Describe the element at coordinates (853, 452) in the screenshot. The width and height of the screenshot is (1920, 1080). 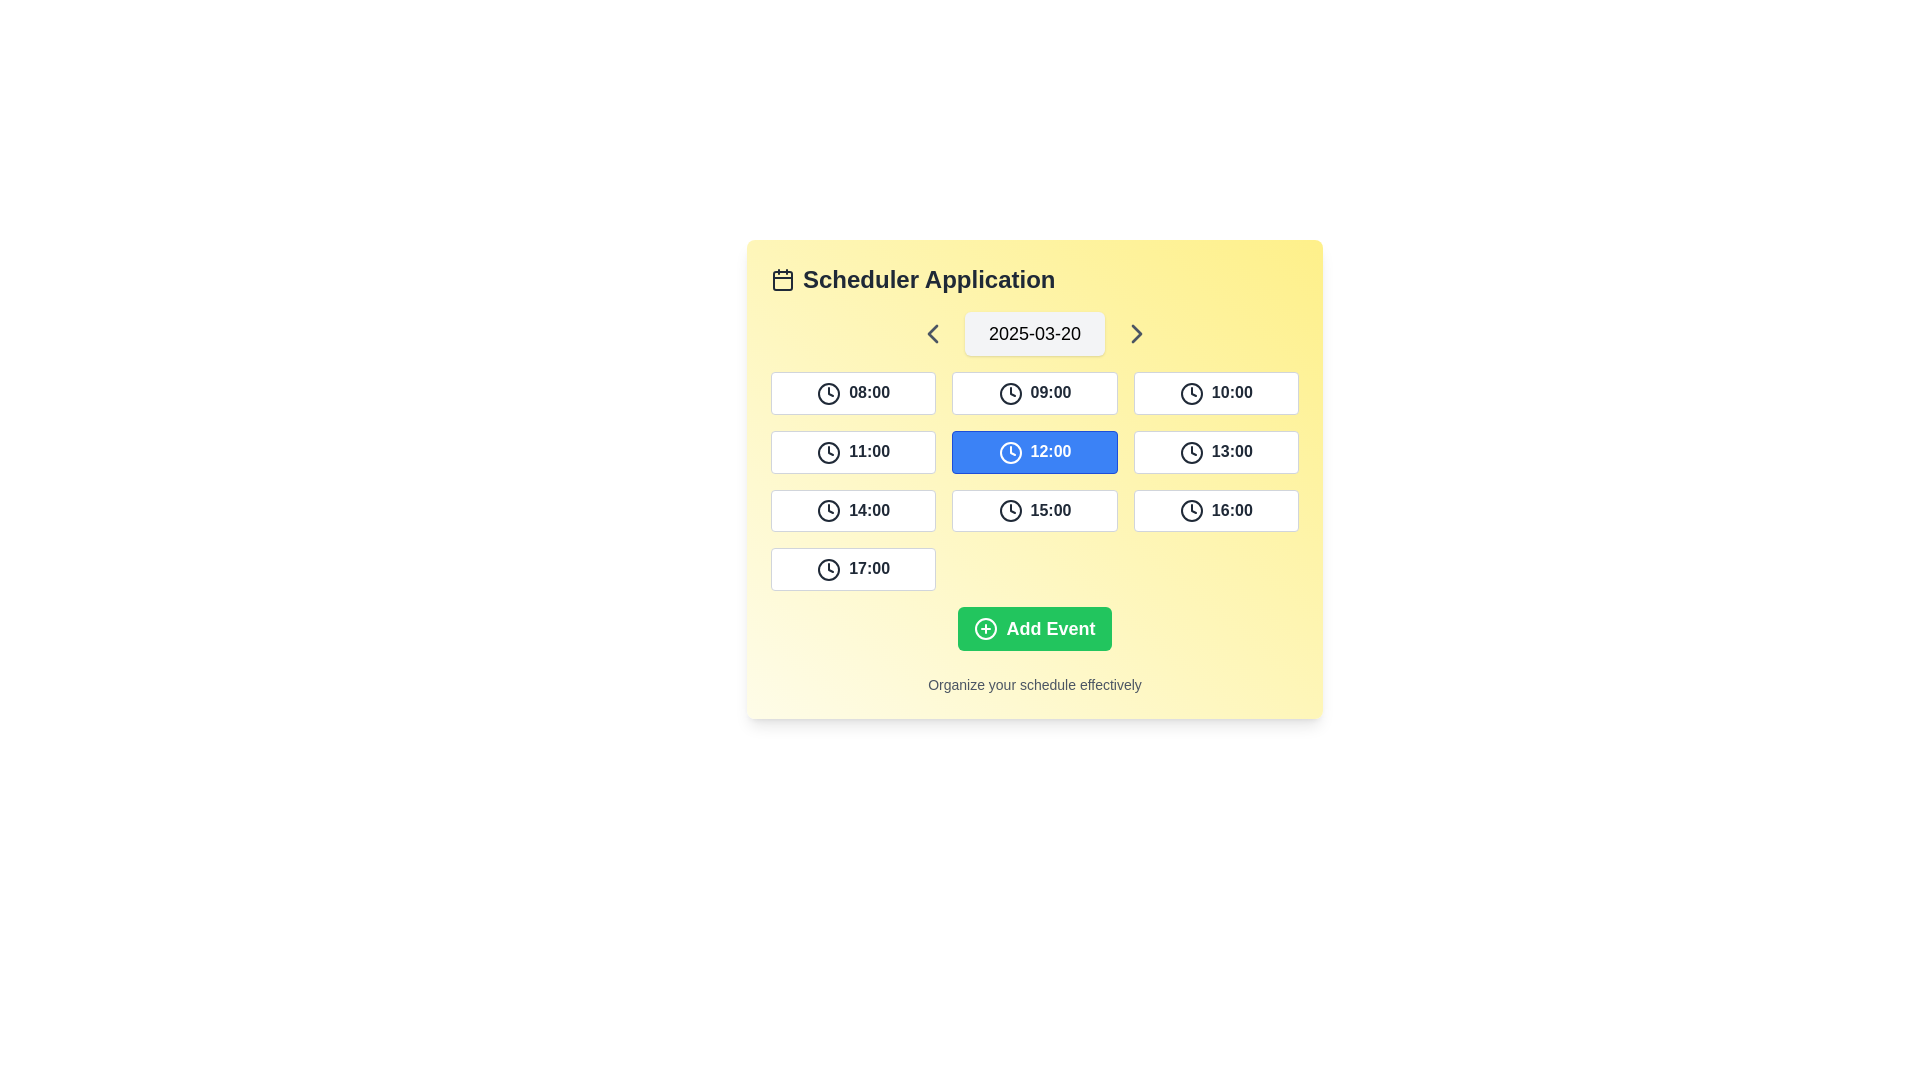
I see `the button displaying '11:00' with a clock icon` at that location.